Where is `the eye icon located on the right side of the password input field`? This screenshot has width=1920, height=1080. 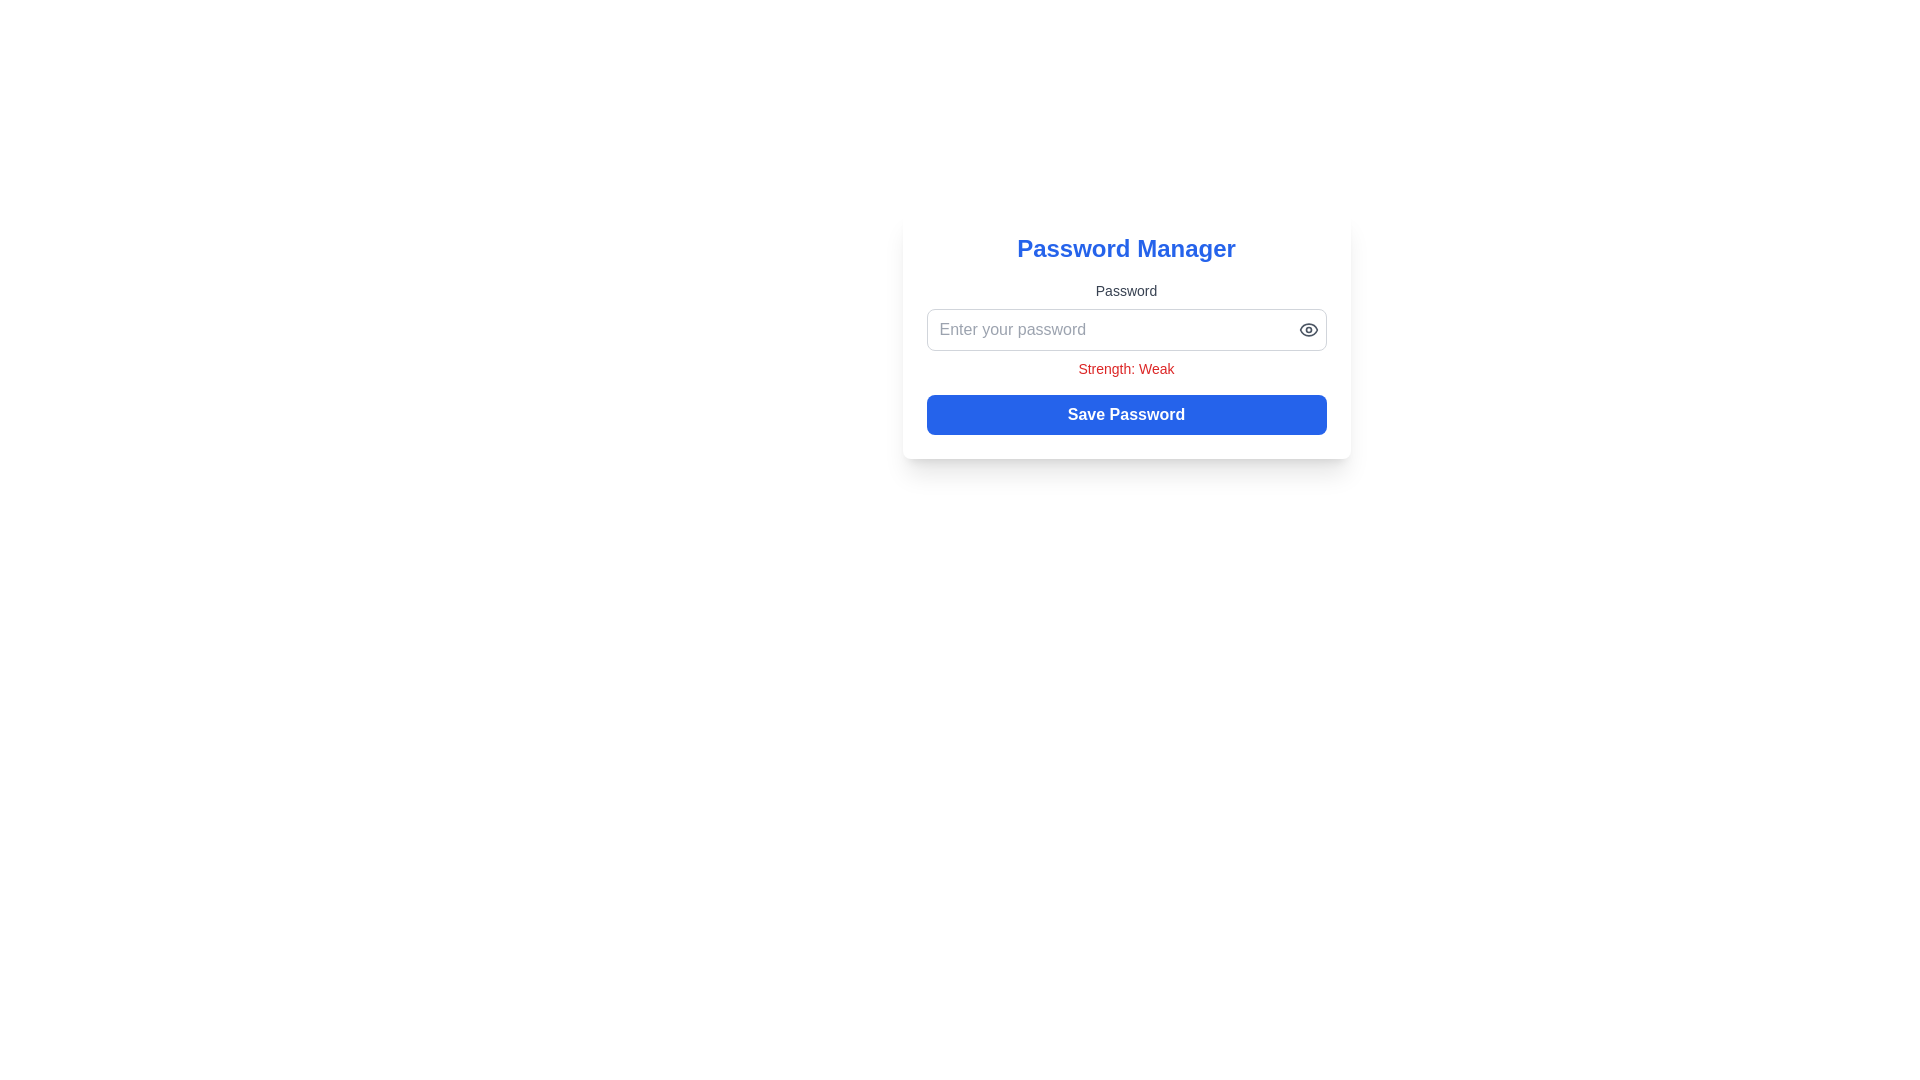
the eye icon located on the right side of the password input field is located at coordinates (1308, 329).